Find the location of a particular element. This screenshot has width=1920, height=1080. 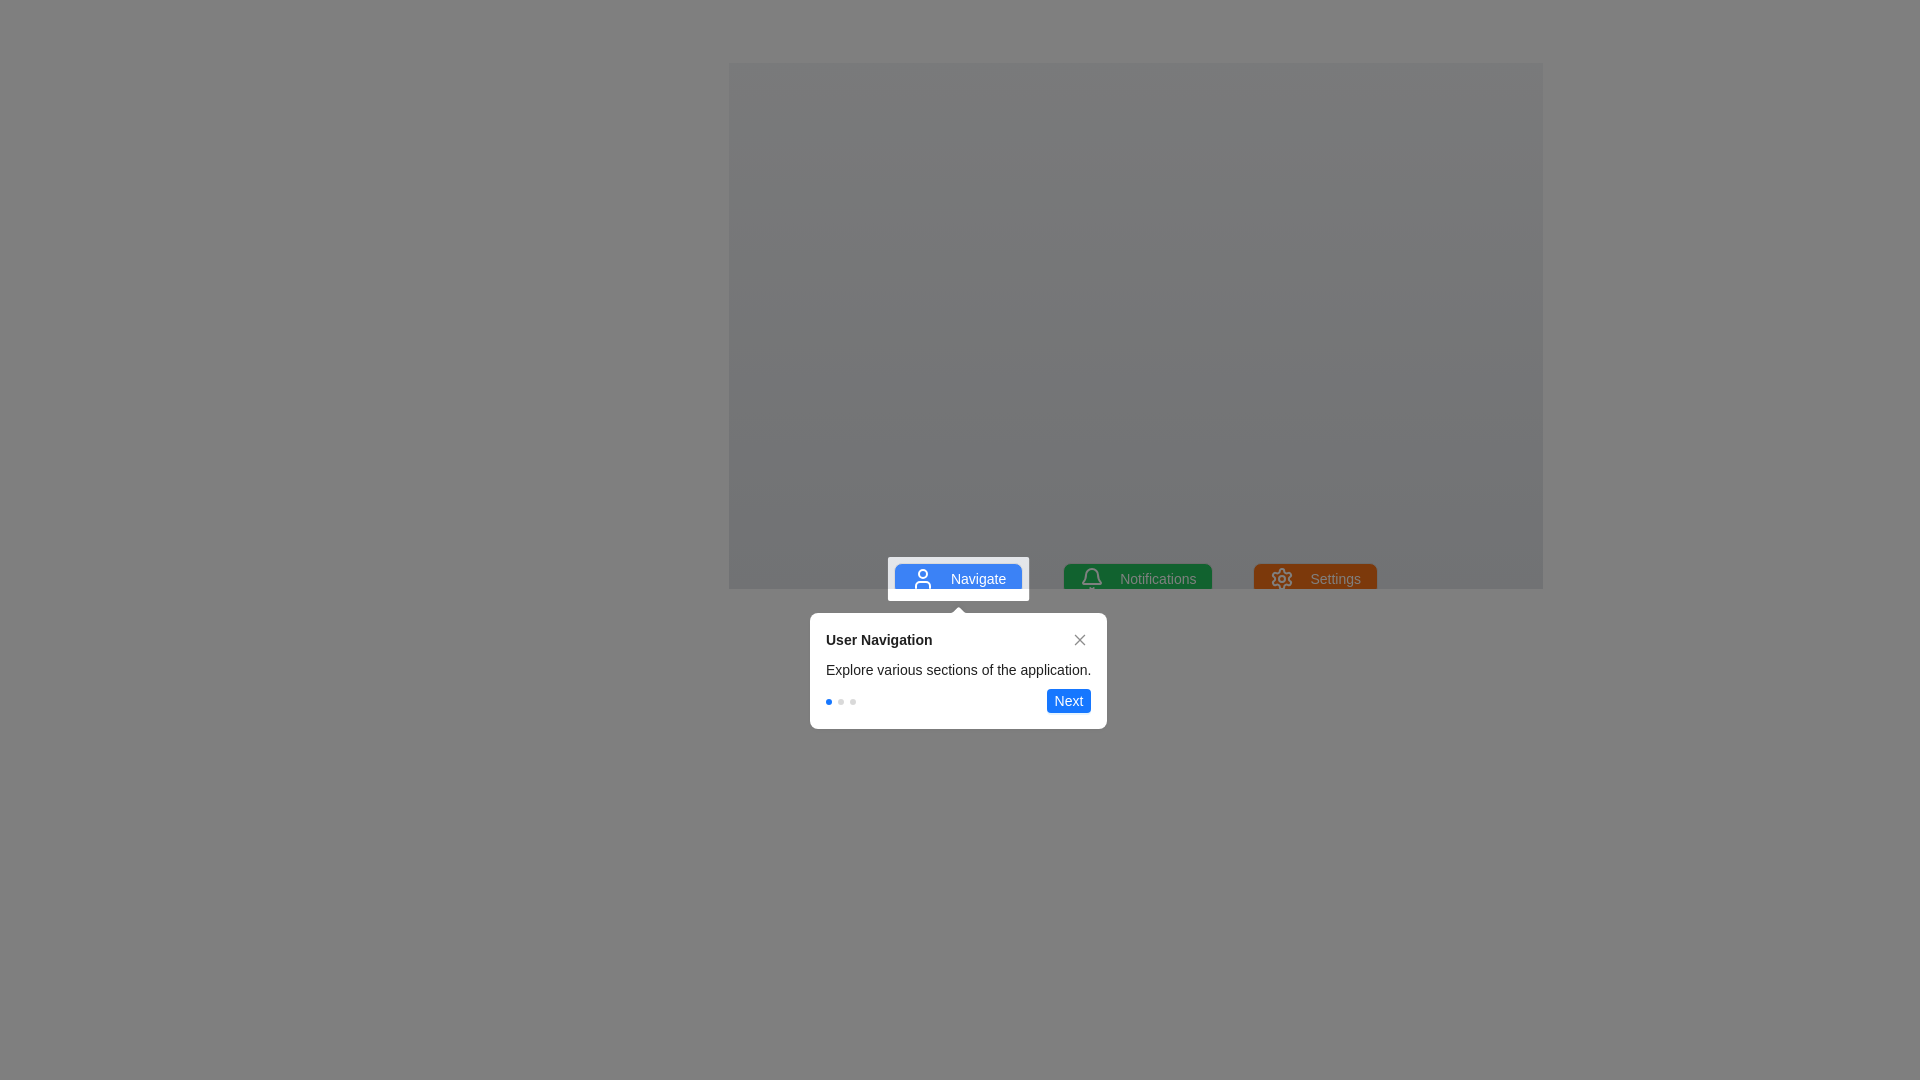

the 'Navigate' button, which has a blue background, white text, and a user icon on the left side, located at the bottom center of the interface is located at coordinates (957, 578).